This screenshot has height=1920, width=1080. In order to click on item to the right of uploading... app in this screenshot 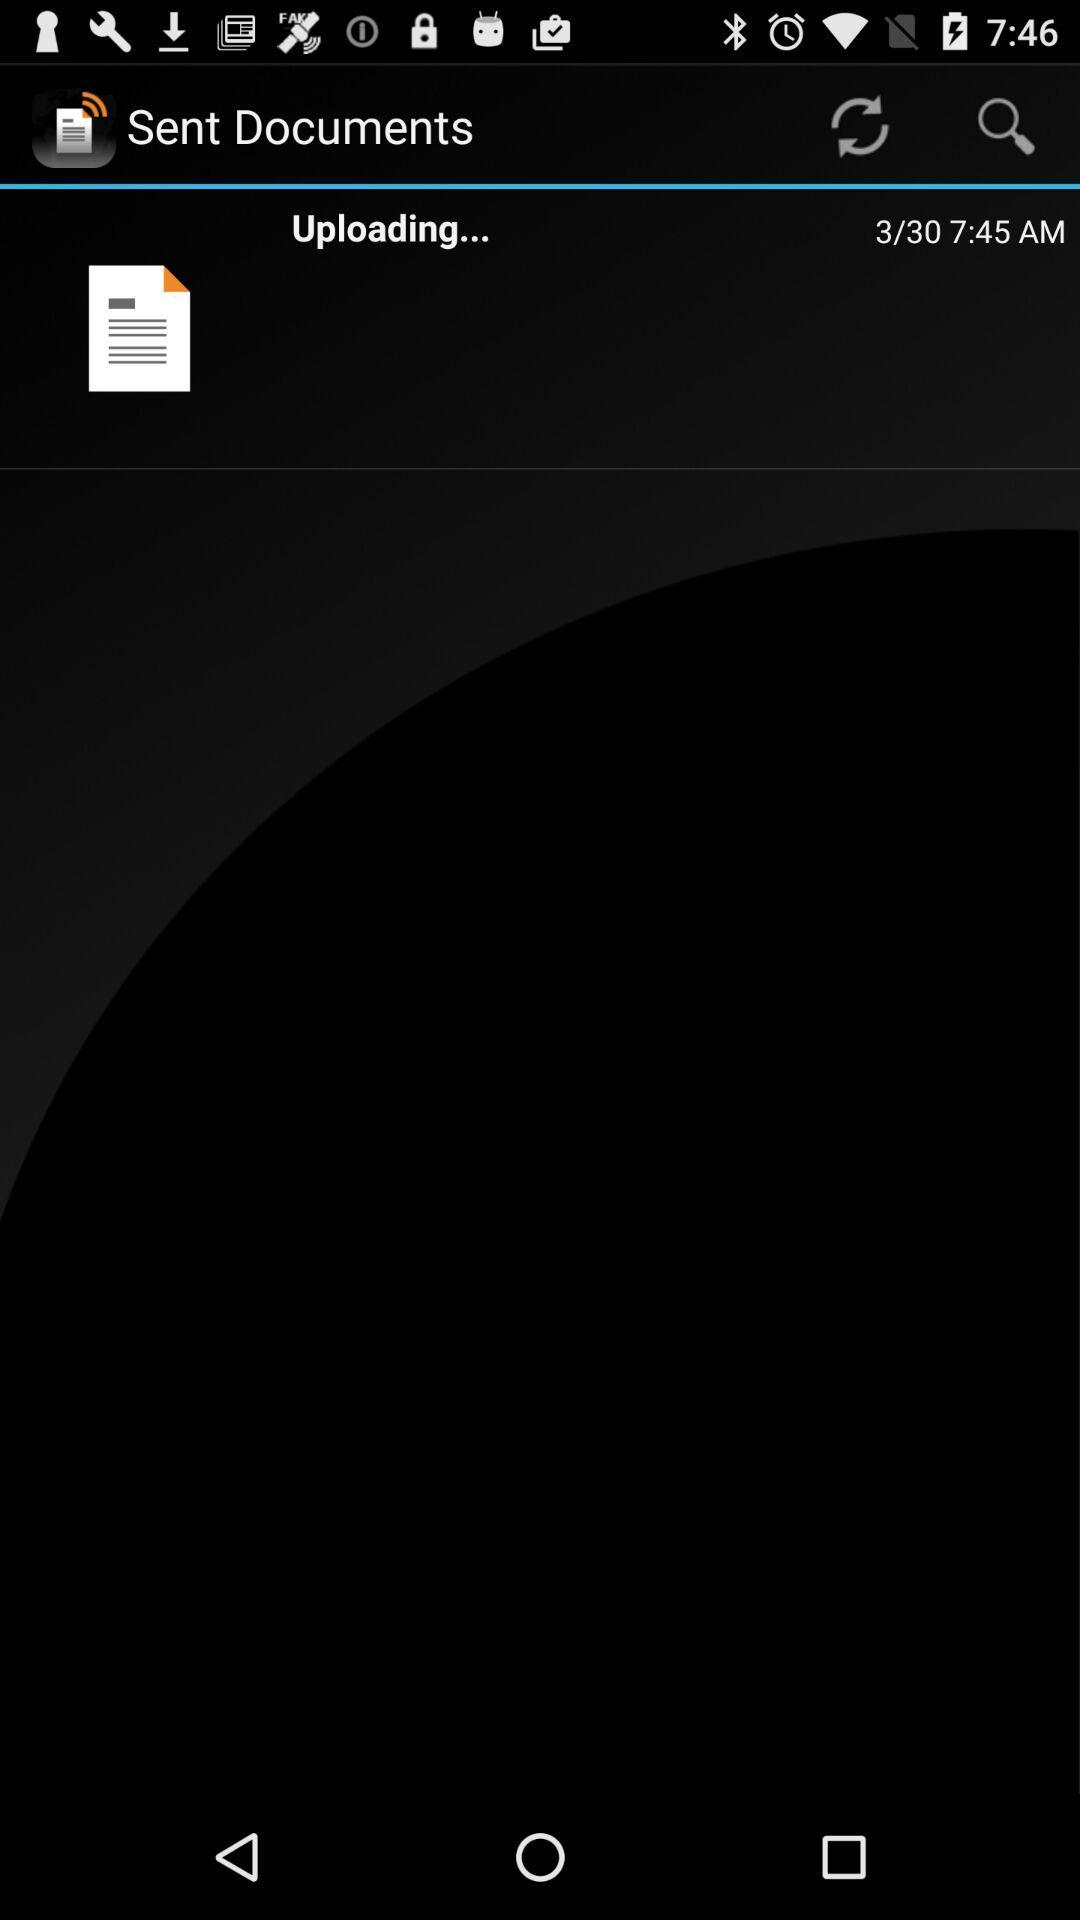, I will do `click(969, 230)`.